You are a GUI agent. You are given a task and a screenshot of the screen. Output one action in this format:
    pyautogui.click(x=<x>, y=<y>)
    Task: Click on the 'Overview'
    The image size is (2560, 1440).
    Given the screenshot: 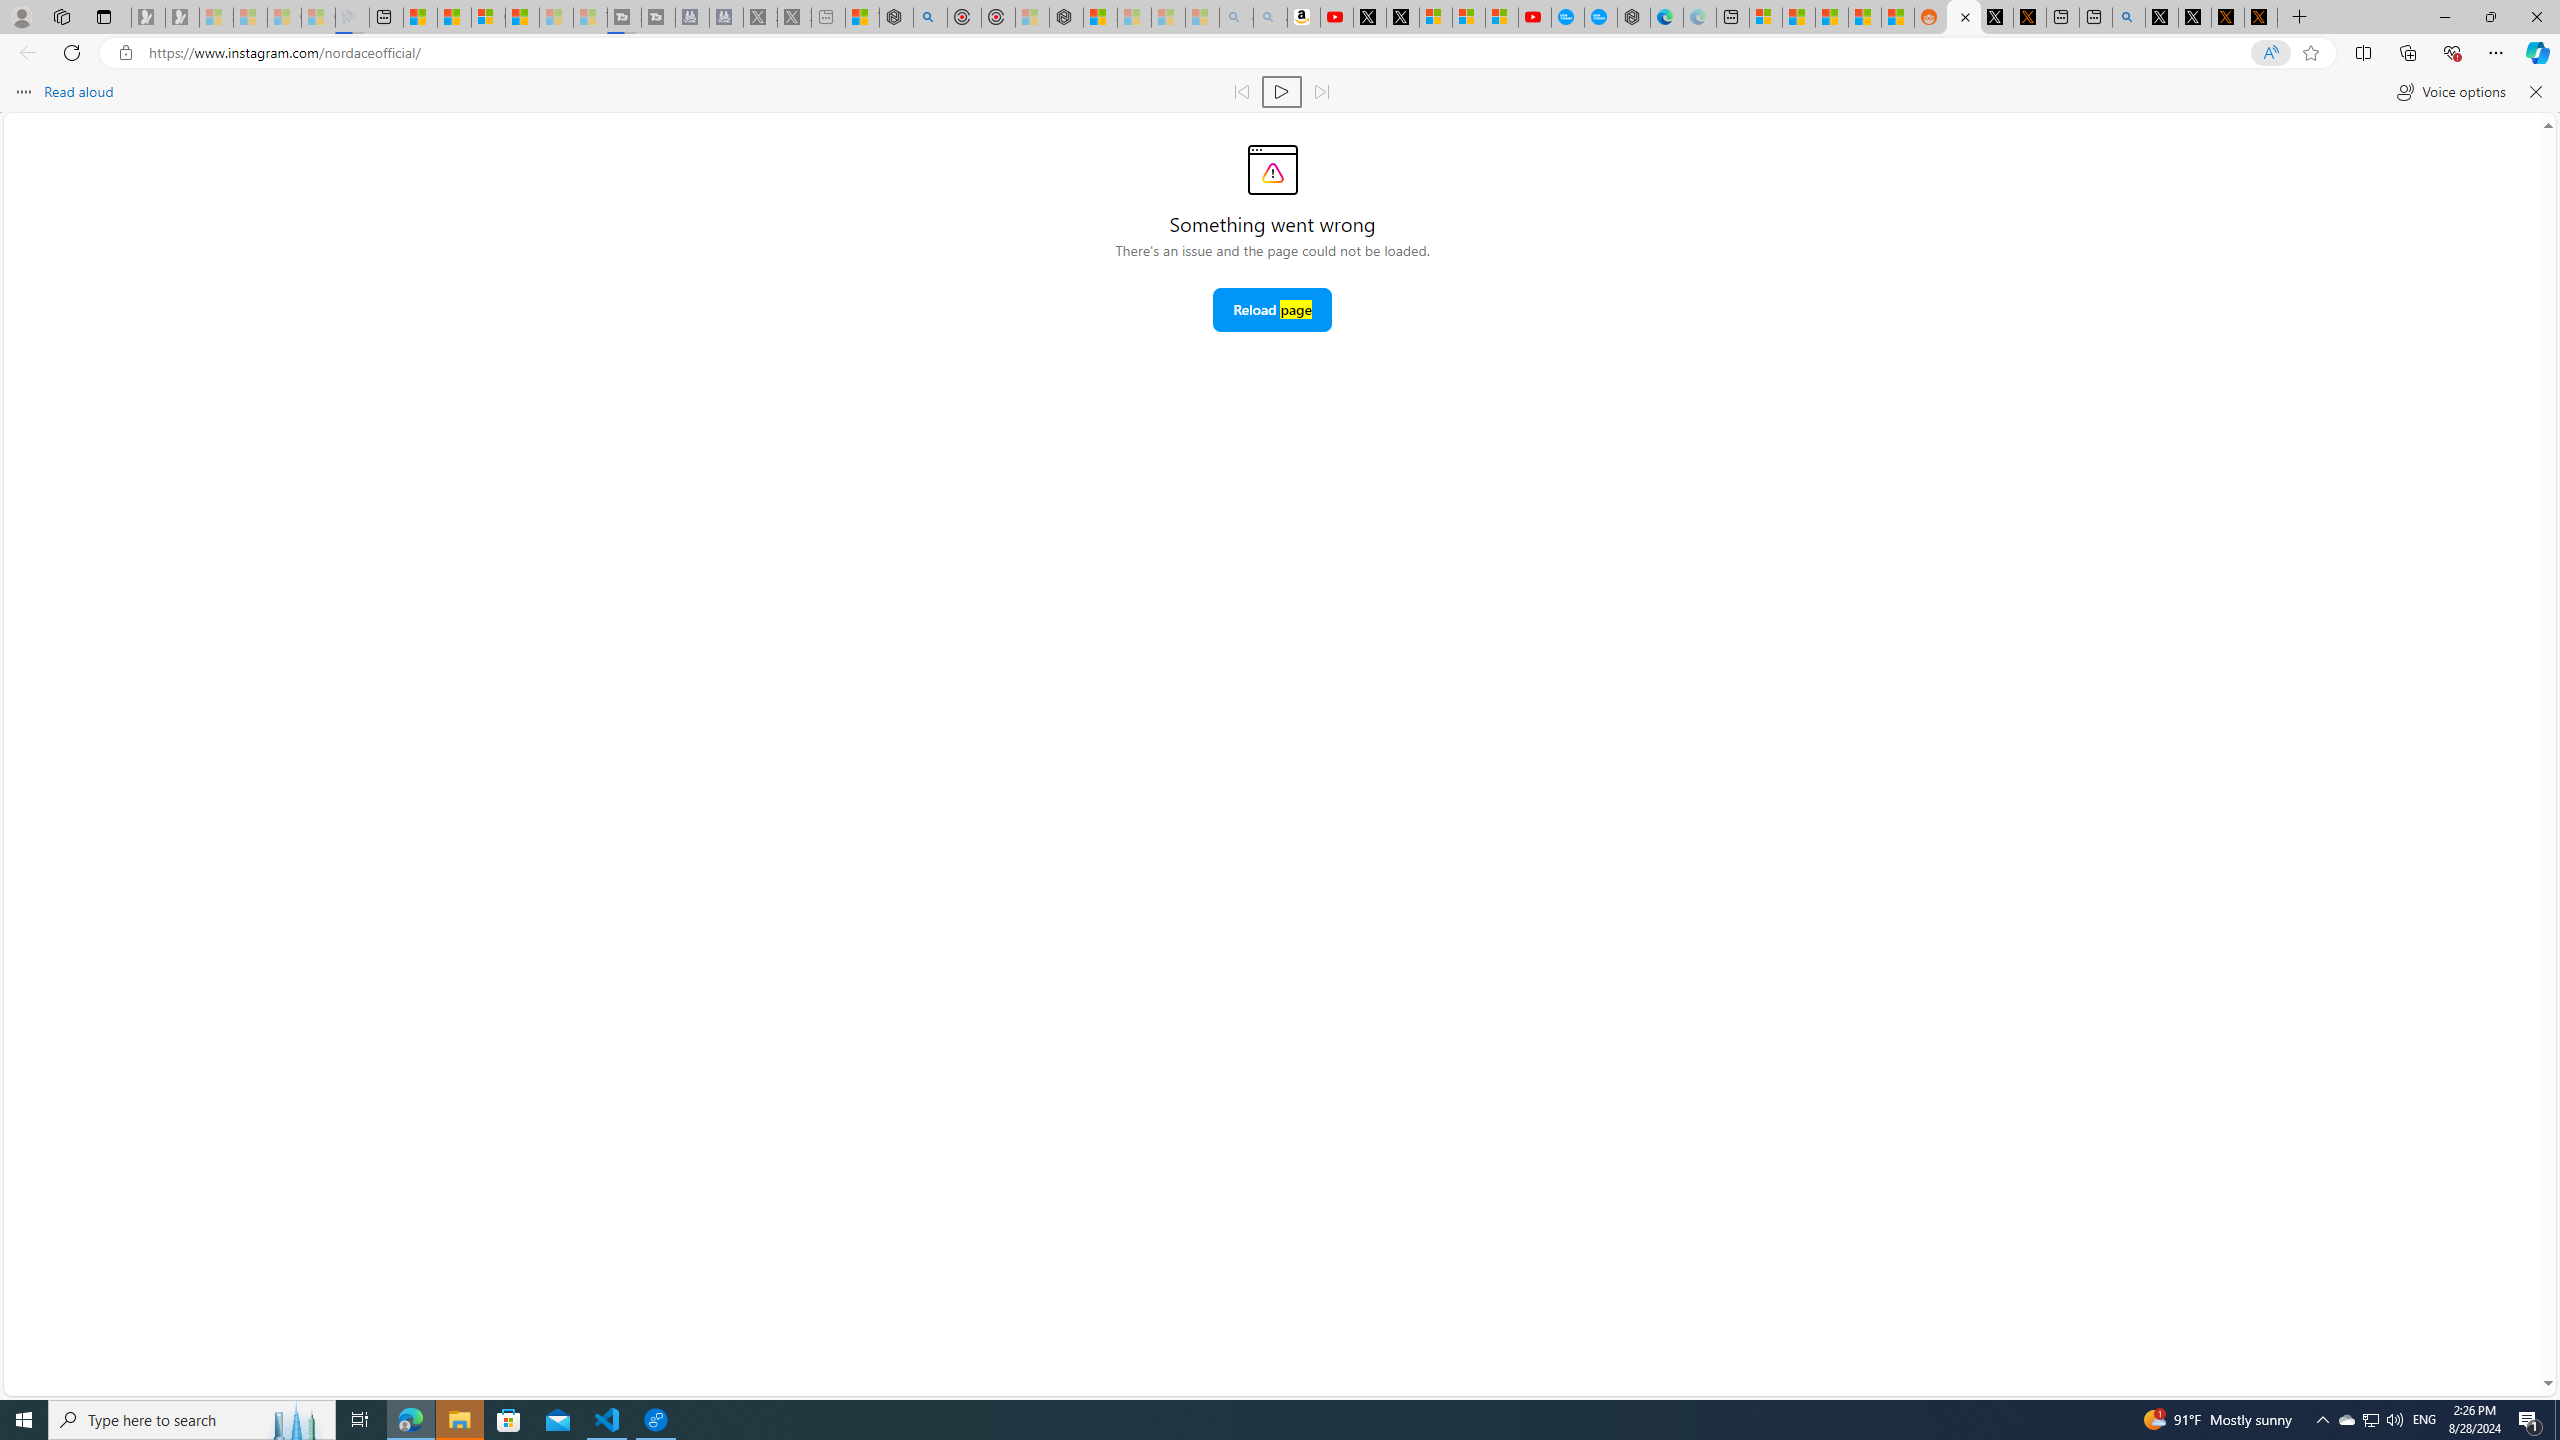 What is the action you would take?
    pyautogui.click(x=488, y=16)
    